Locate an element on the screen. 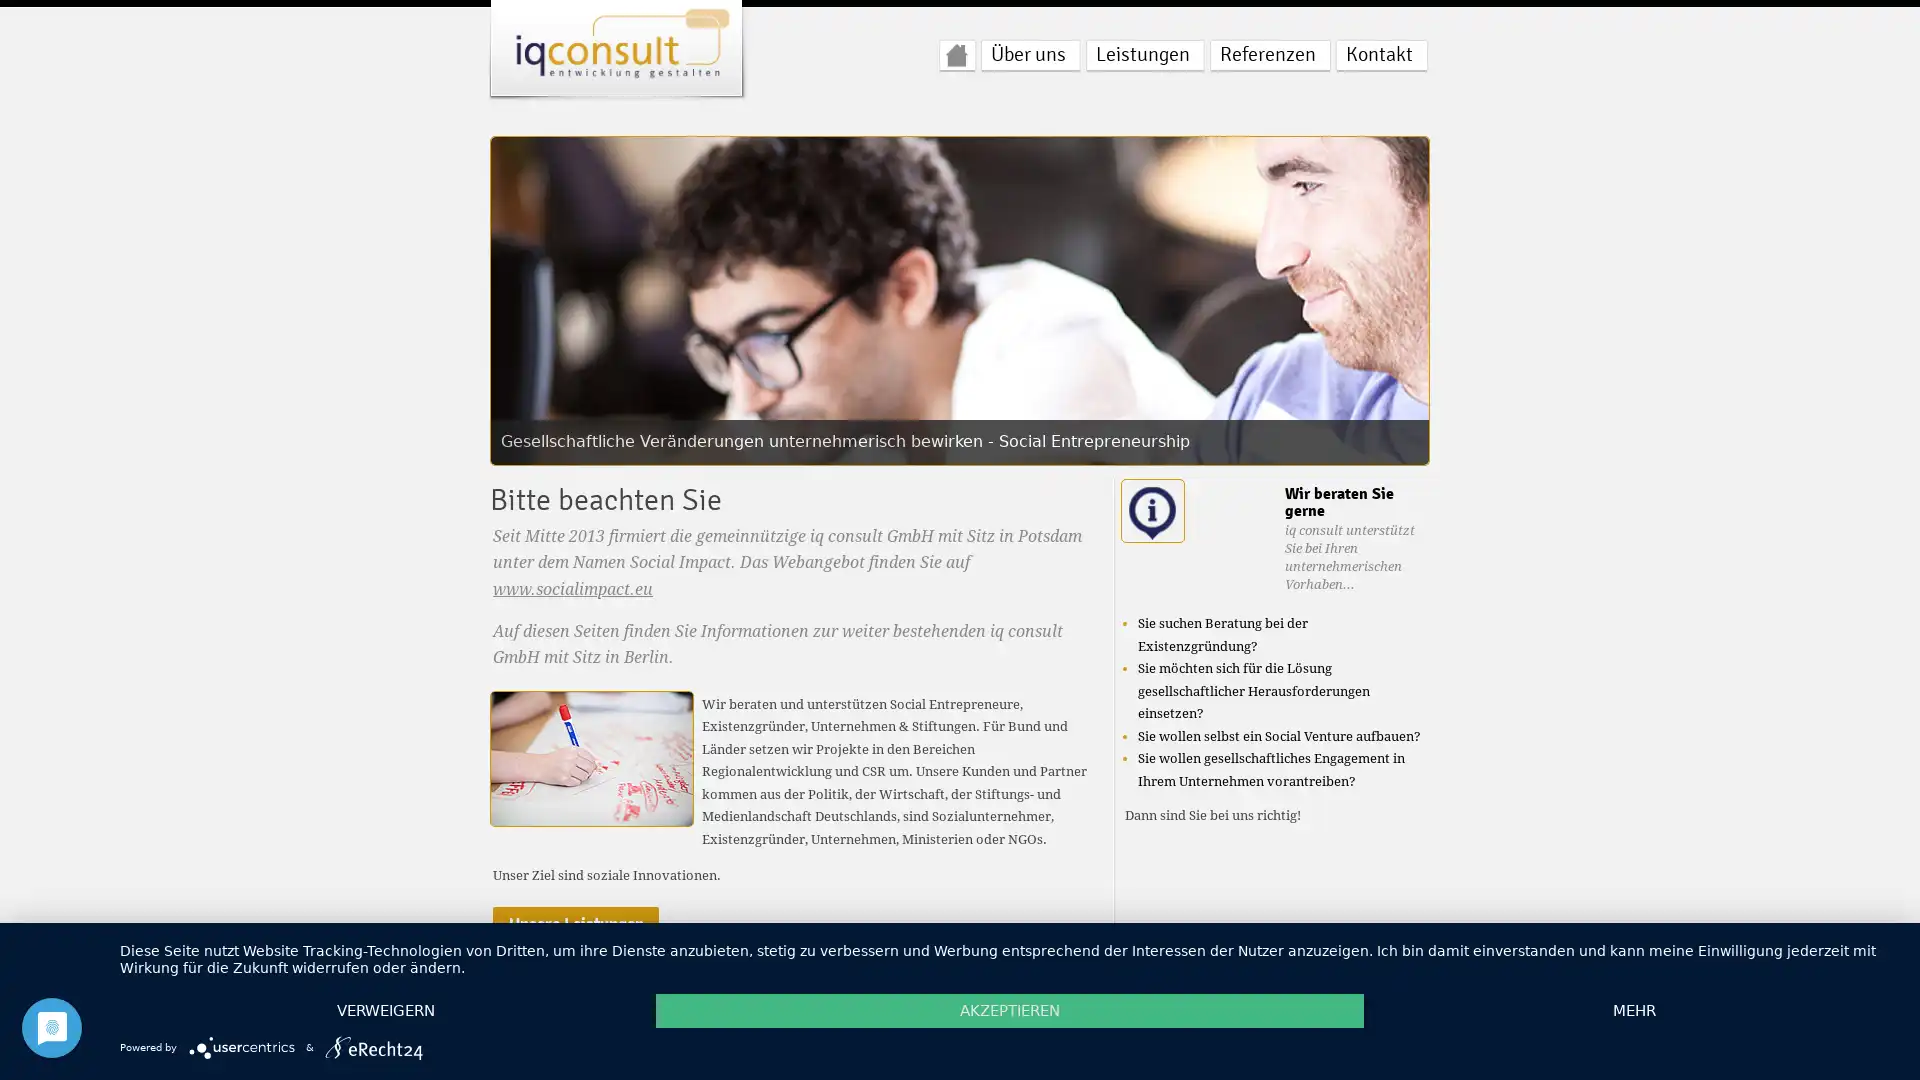 The width and height of the screenshot is (1920, 1080). MEHR is located at coordinates (1633, 1010).